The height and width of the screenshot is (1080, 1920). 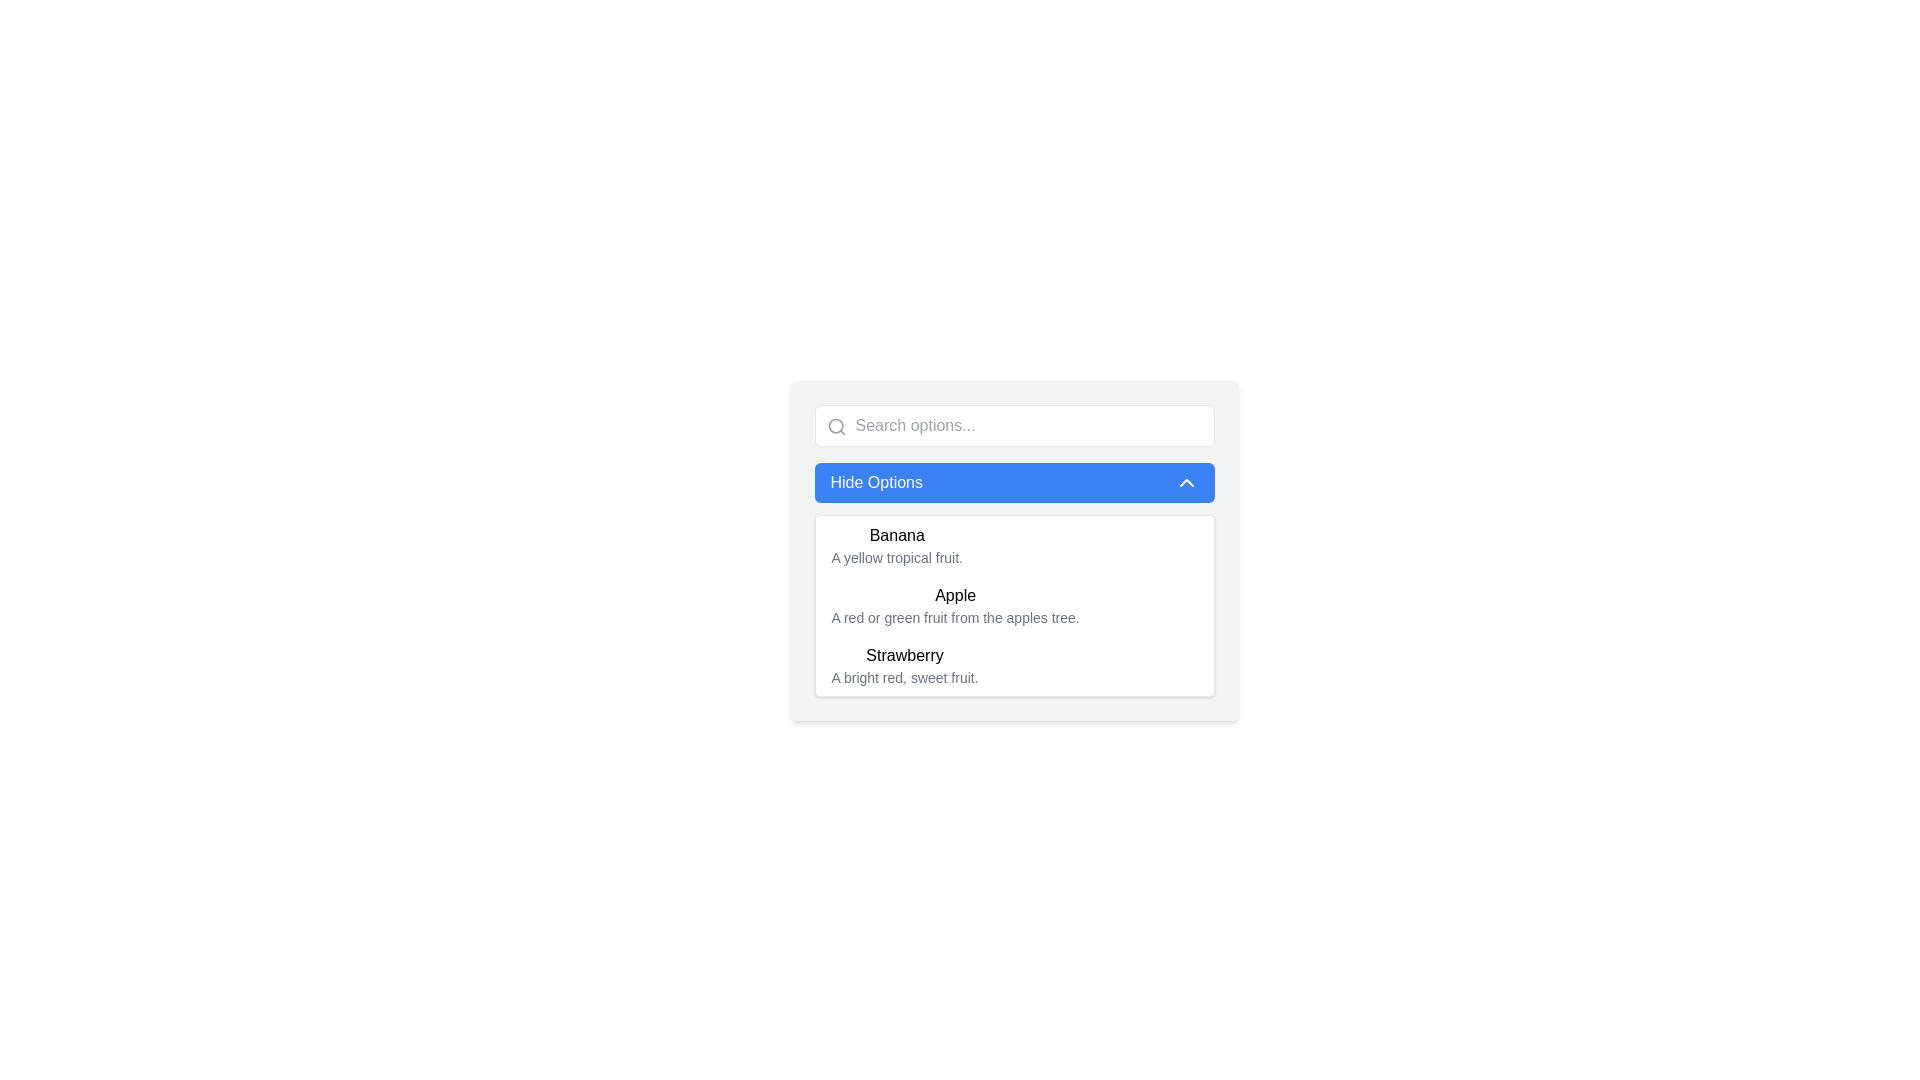 I want to click on the 'Apple' list item in the dropdown menu, so click(x=954, y=604).